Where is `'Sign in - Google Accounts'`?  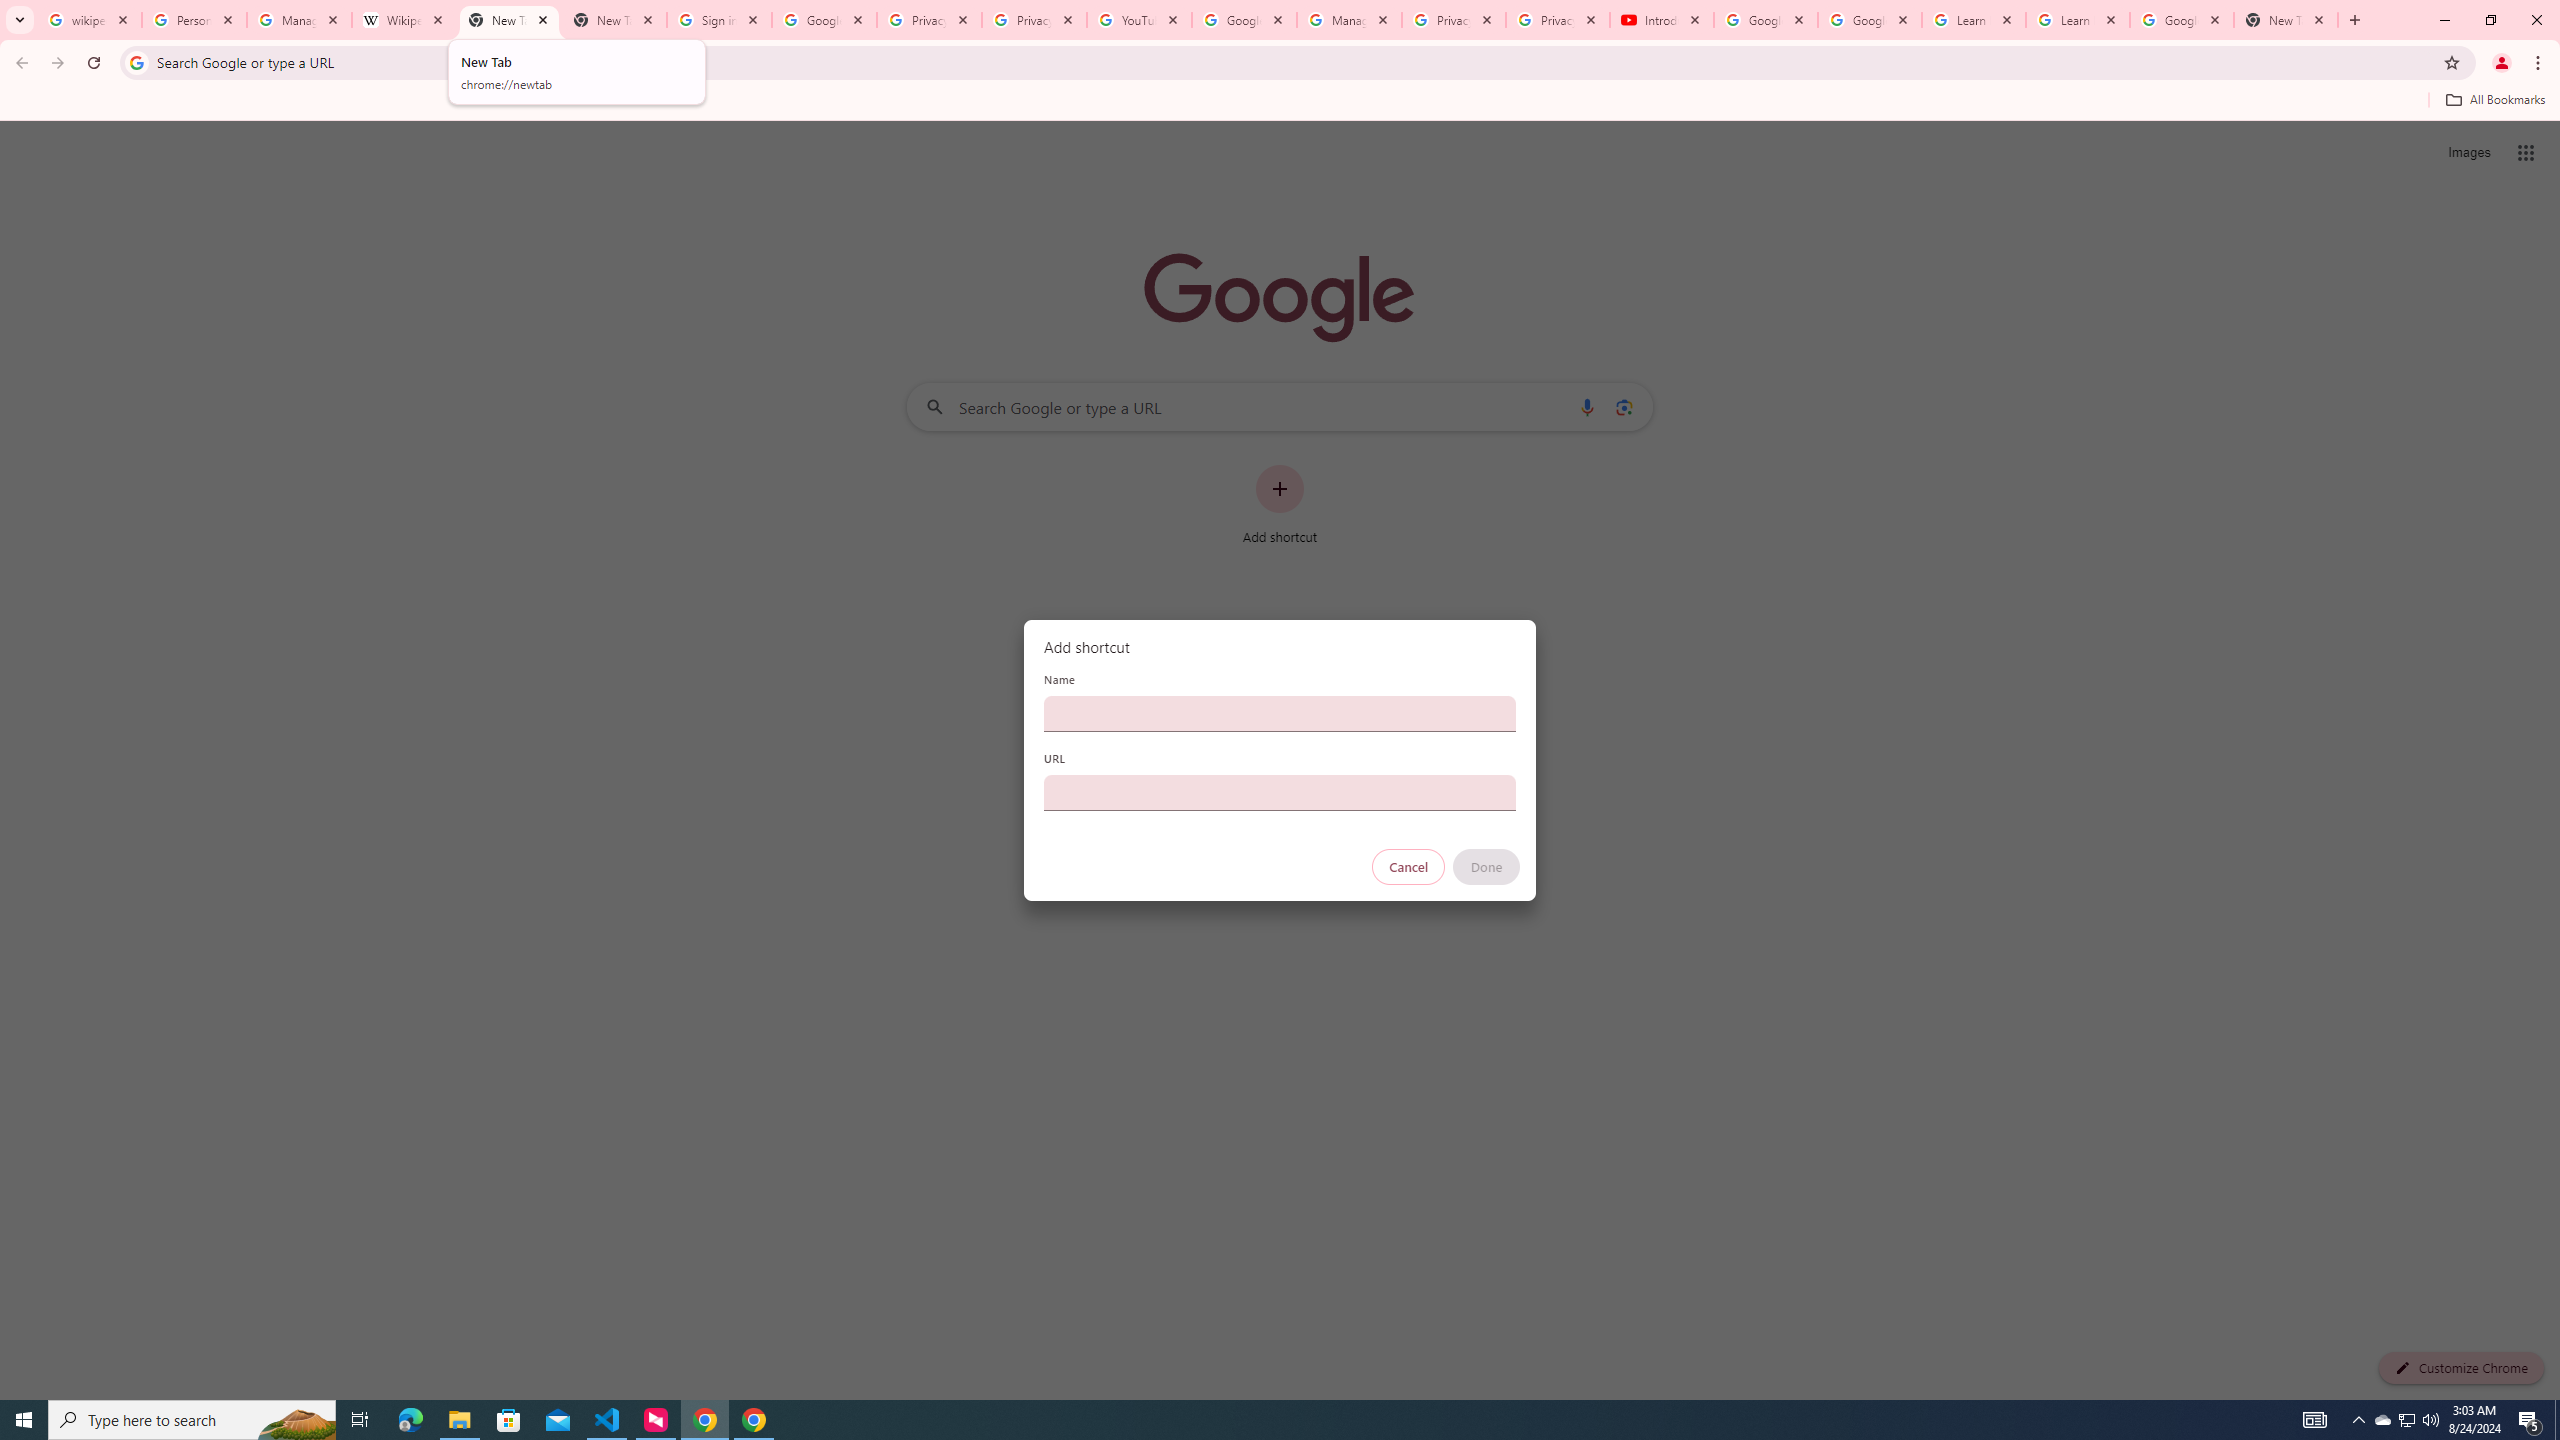
'Sign in - Google Accounts' is located at coordinates (718, 19).